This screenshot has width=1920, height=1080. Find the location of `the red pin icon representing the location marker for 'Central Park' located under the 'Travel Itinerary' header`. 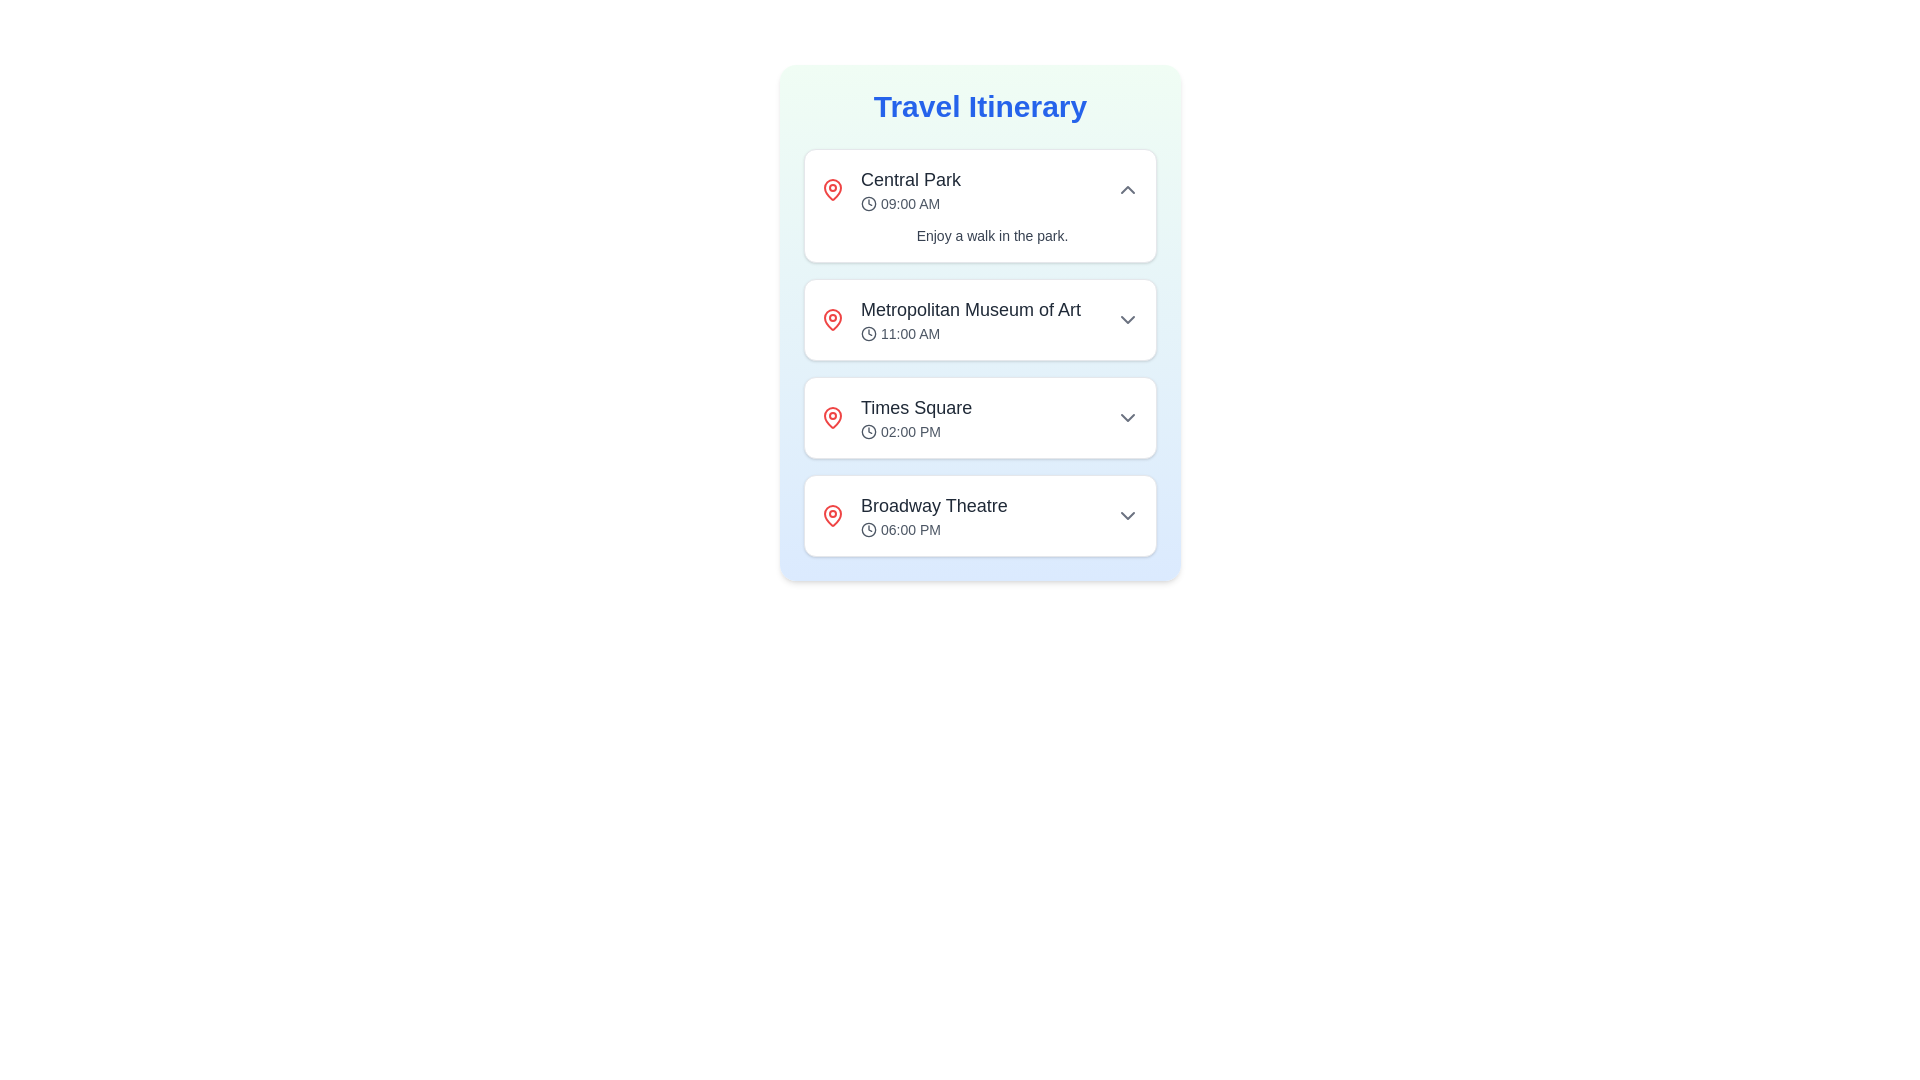

the red pin icon representing the location marker for 'Central Park' located under the 'Travel Itinerary' header is located at coordinates (833, 189).